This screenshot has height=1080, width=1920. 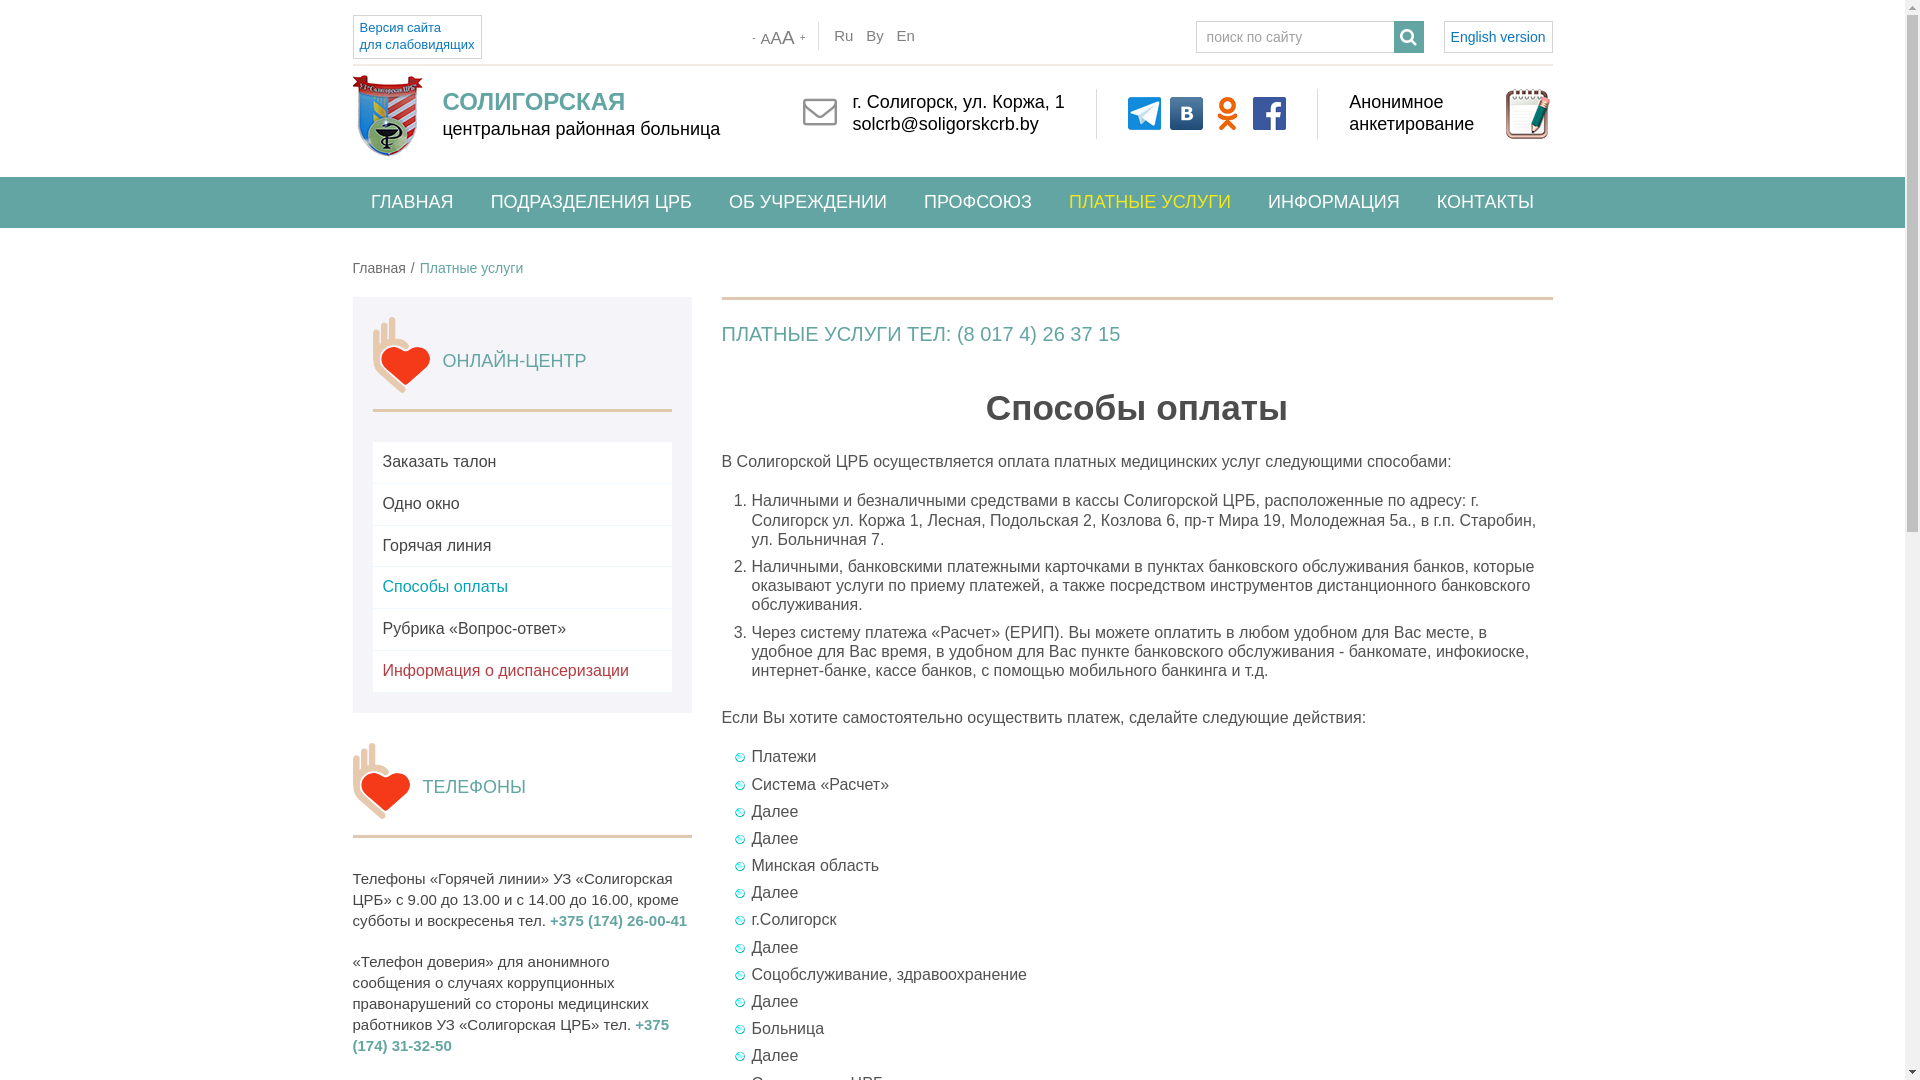 What do you see at coordinates (843, 35) in the screenshot?
I see `'Ru'` at bounding box center [843, 35].